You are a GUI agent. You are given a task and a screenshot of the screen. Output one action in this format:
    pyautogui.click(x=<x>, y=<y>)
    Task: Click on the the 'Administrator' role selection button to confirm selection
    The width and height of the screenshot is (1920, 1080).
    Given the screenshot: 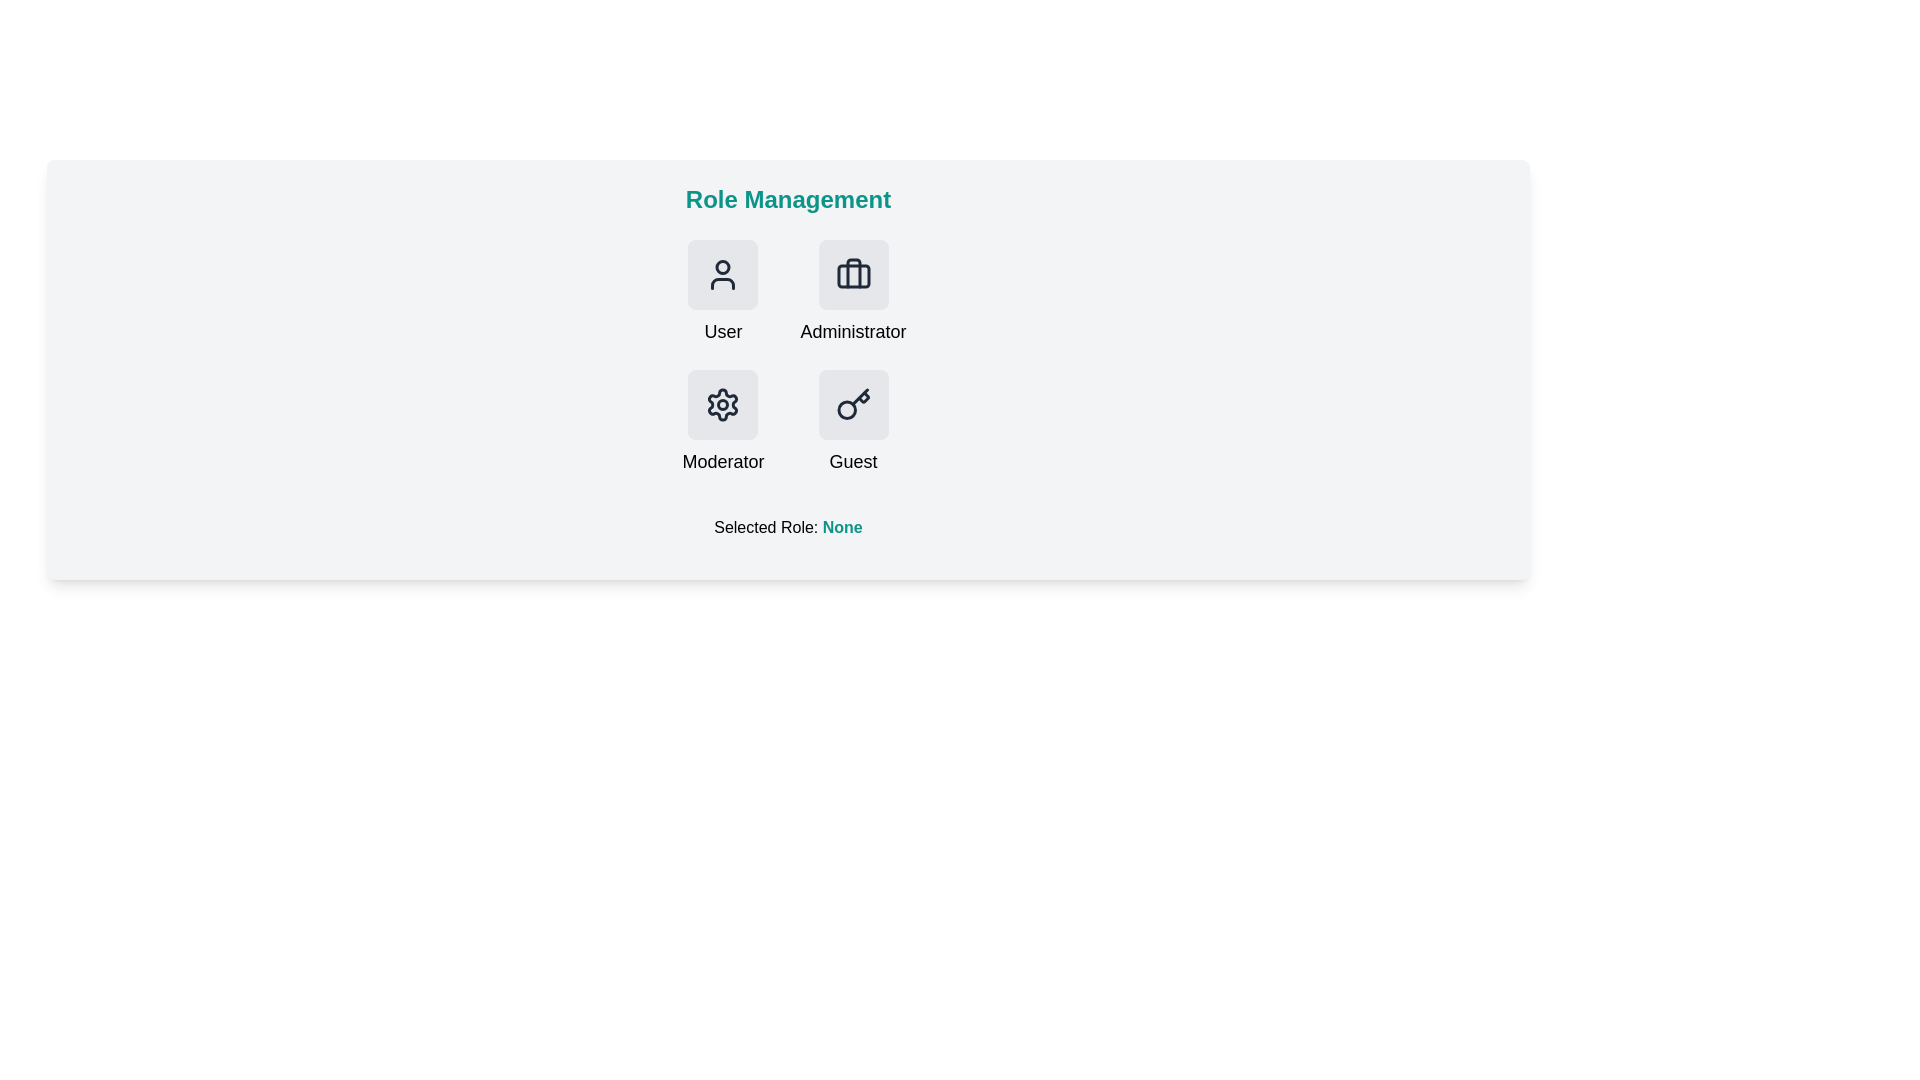 What is the action you would take?
    pyautogui.click(x=853, y=293)
    